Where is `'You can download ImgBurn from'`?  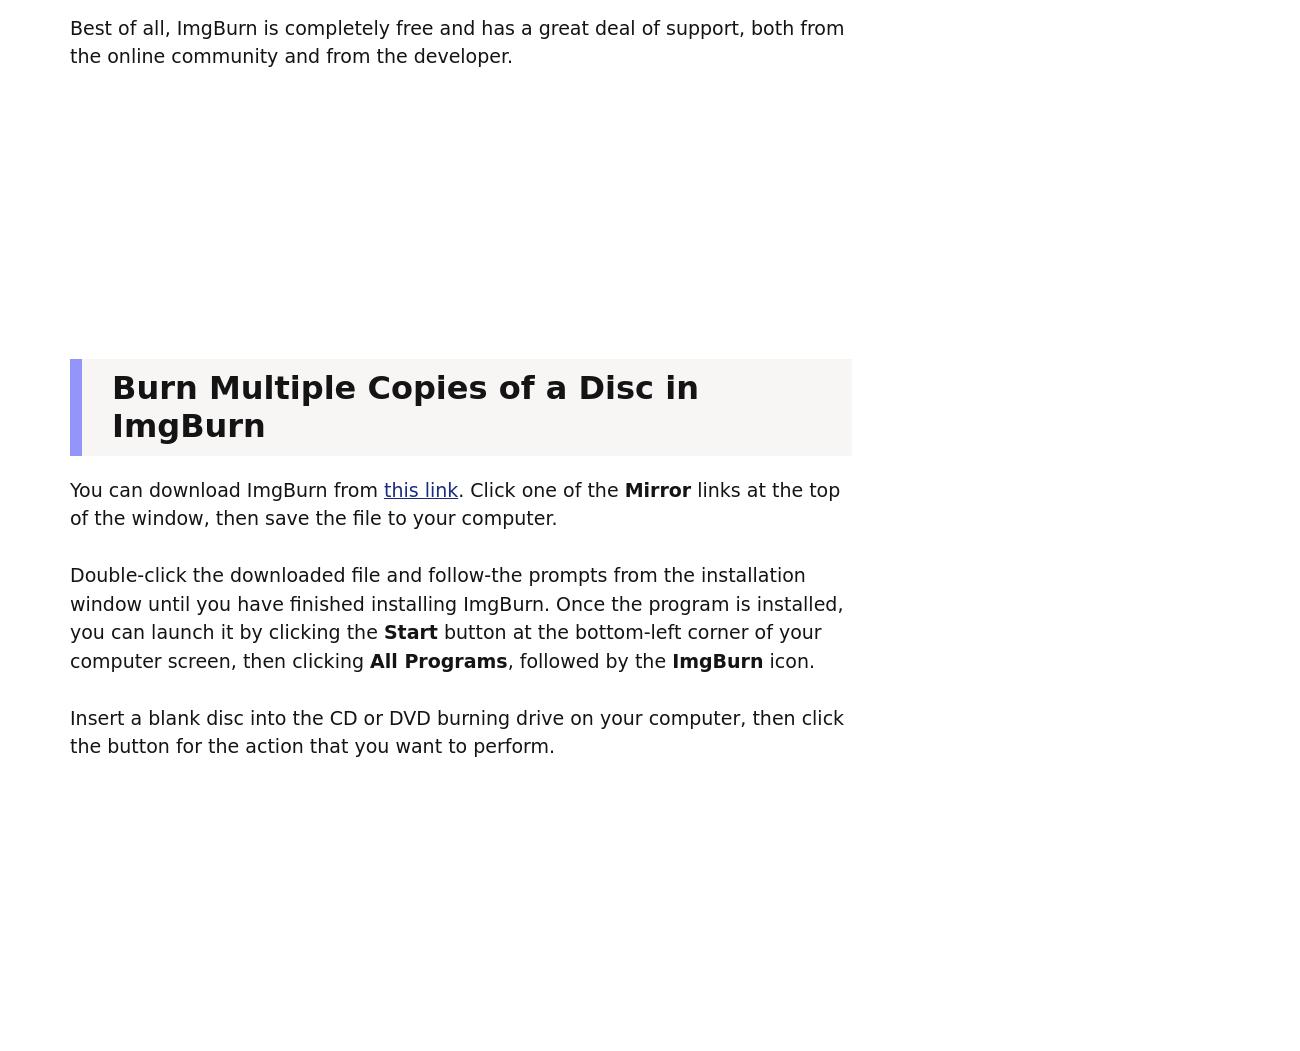
'You can download ImgBurn from' is located at coordinates (69, 489).